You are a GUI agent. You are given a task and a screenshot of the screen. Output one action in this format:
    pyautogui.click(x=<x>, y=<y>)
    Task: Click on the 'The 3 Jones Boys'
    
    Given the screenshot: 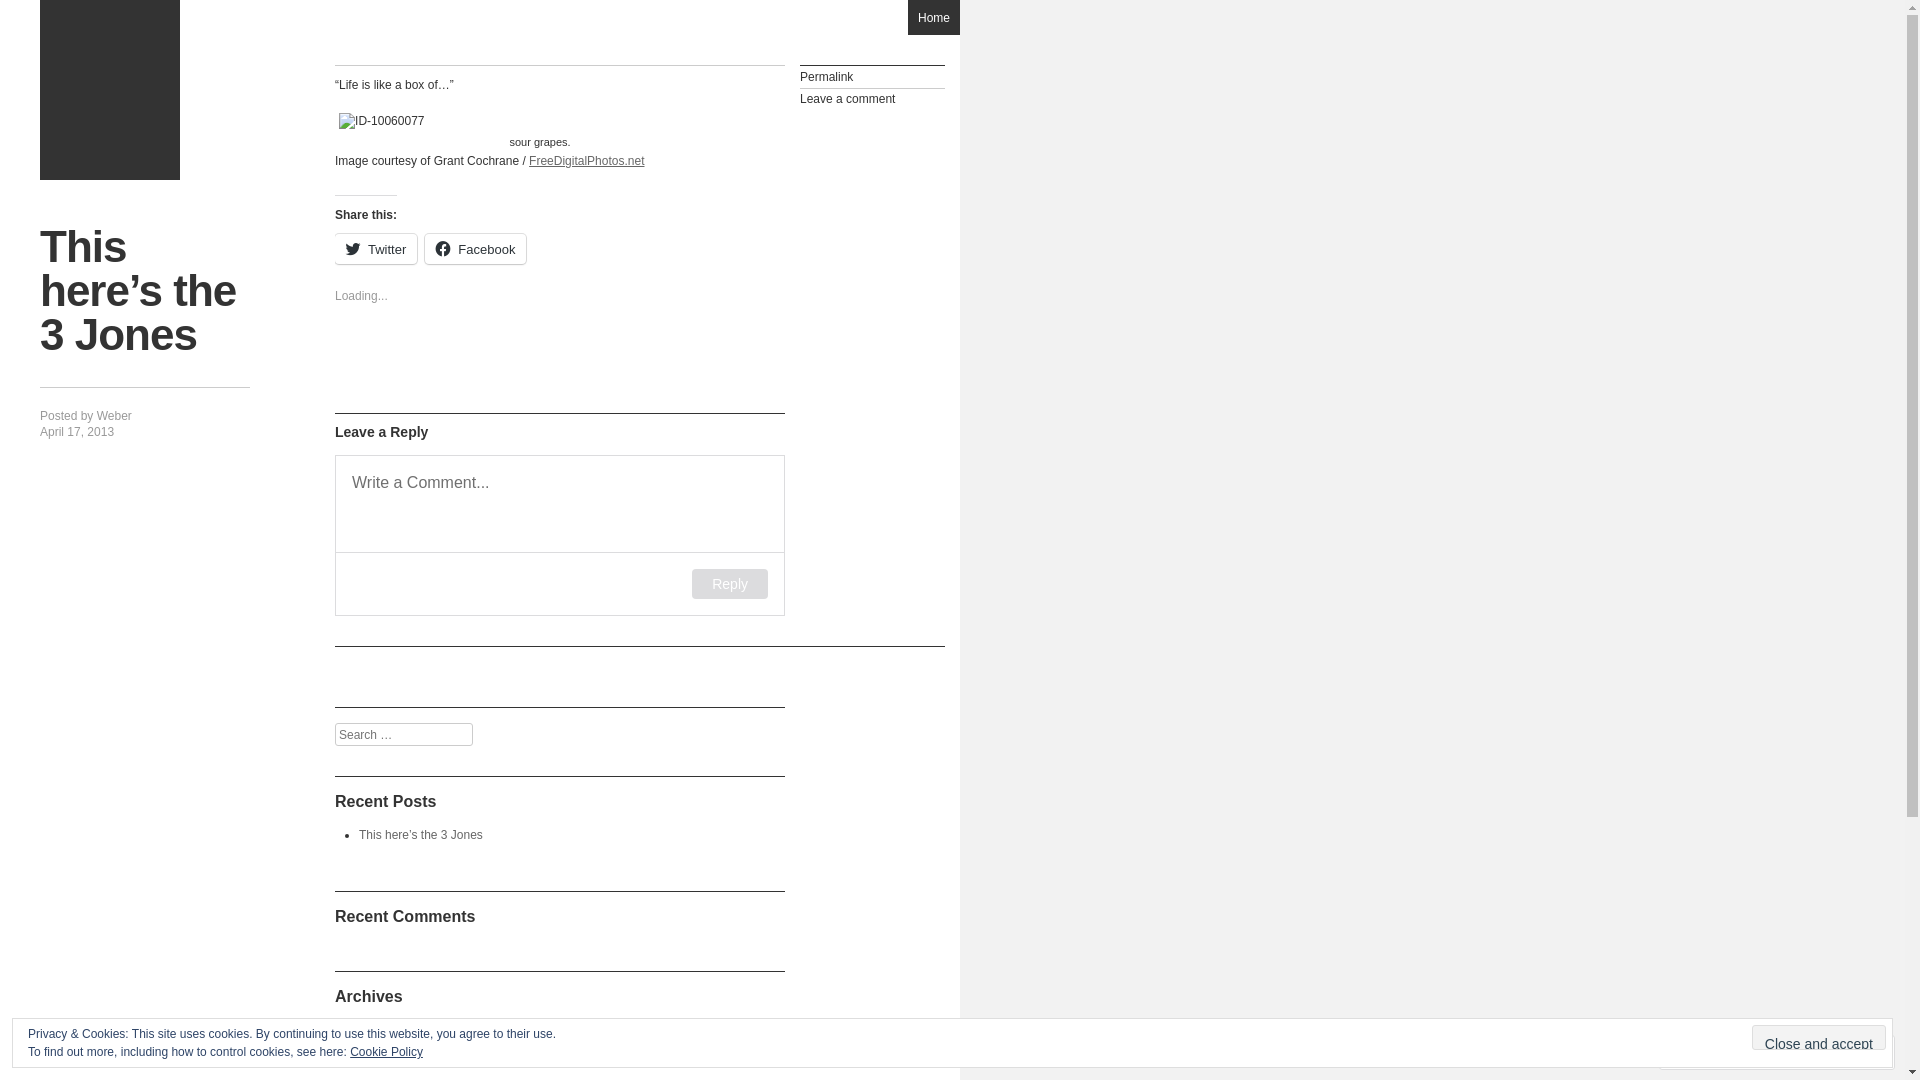 What is the action you would take?
    pyautogui.click(x=109, y=88)
    